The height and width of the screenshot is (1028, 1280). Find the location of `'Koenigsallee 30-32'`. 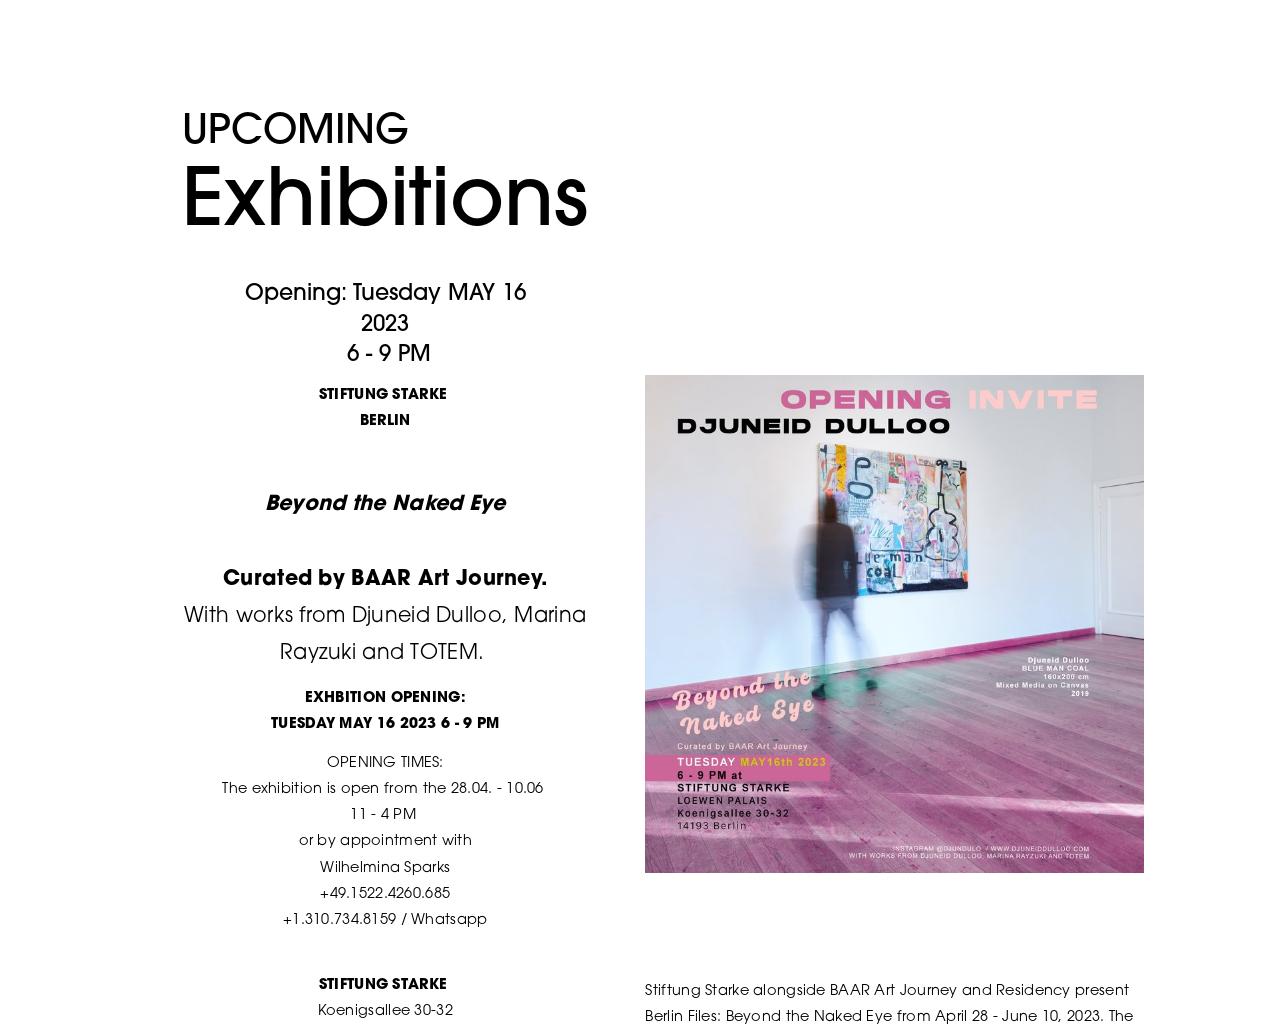

'Koenigsallee 30-32' is located at coordinates (384, 1010).